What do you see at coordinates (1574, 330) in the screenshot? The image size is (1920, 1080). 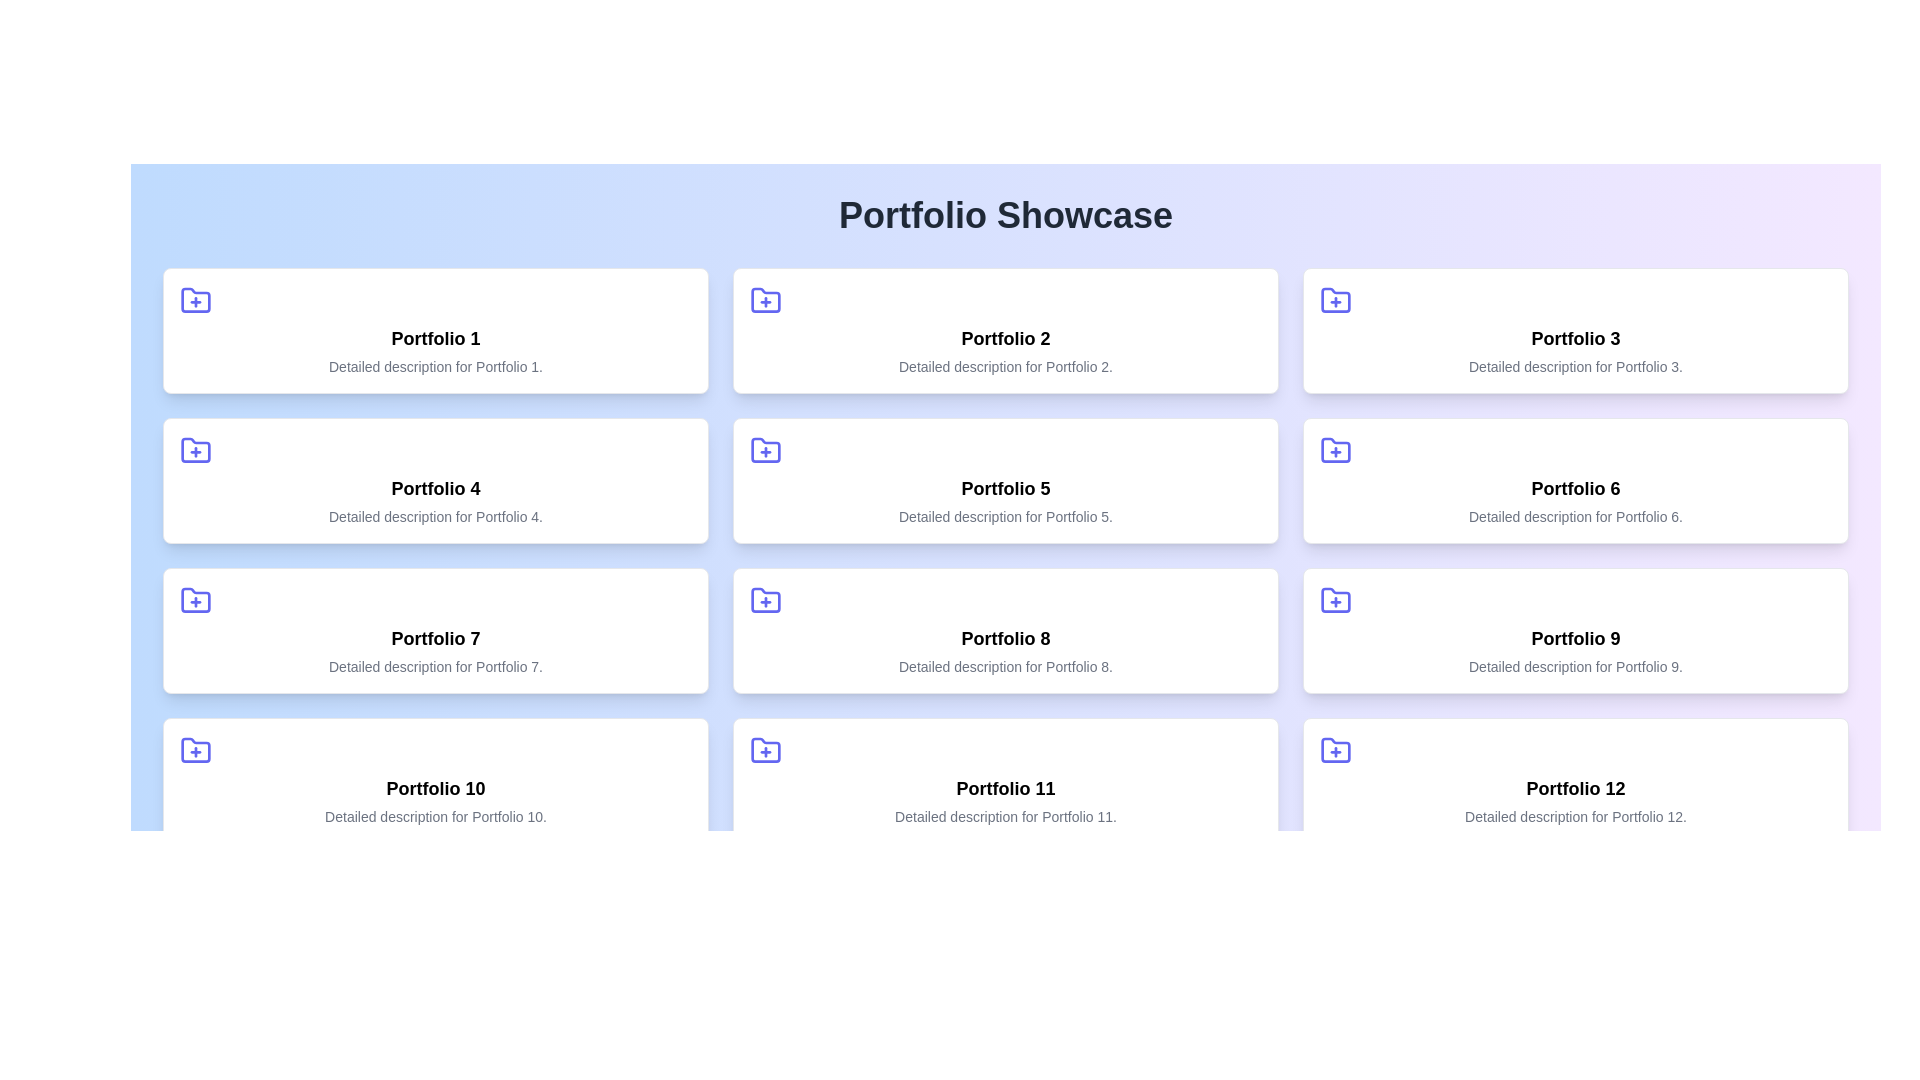 I see `the third portfolio card in the showcase` at bounding box center [1574, 330].